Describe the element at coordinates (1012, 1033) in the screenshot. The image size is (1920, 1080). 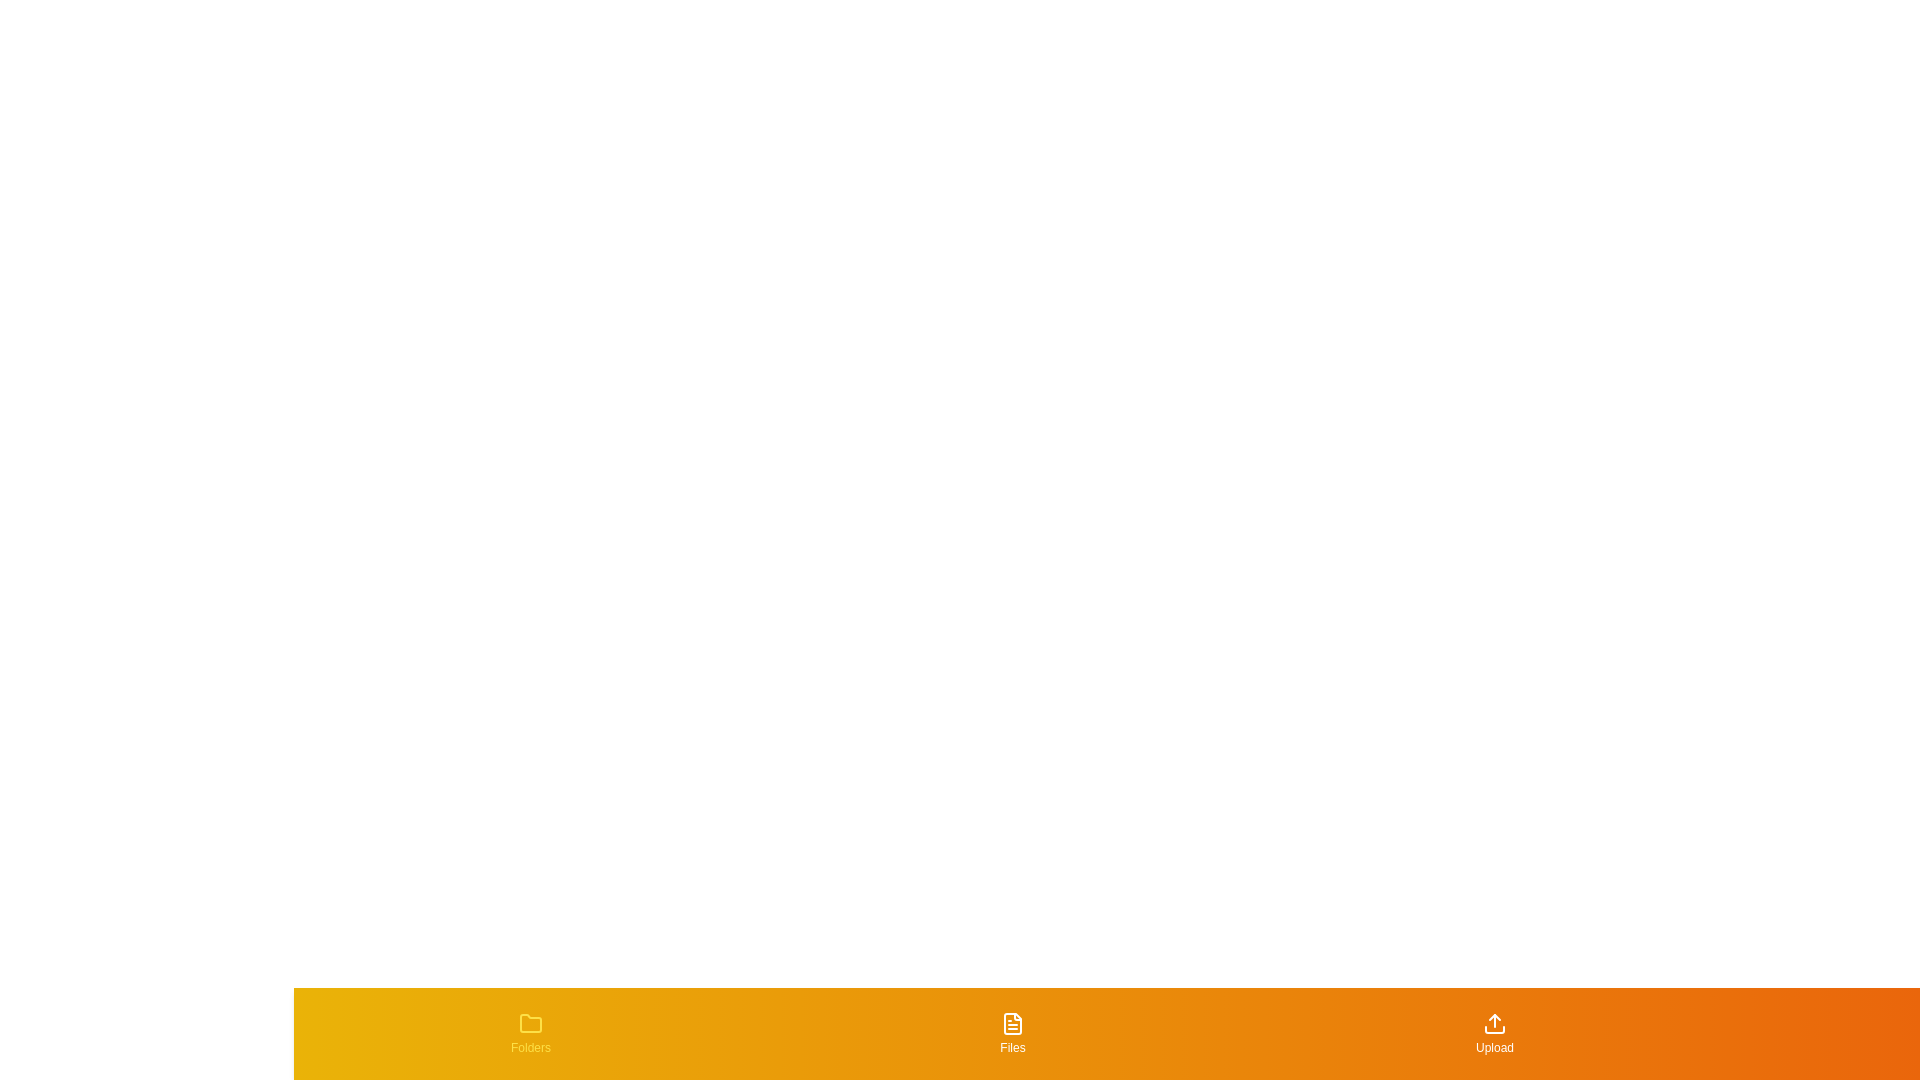
I see `the Files tab to navigate to its section` at that location.